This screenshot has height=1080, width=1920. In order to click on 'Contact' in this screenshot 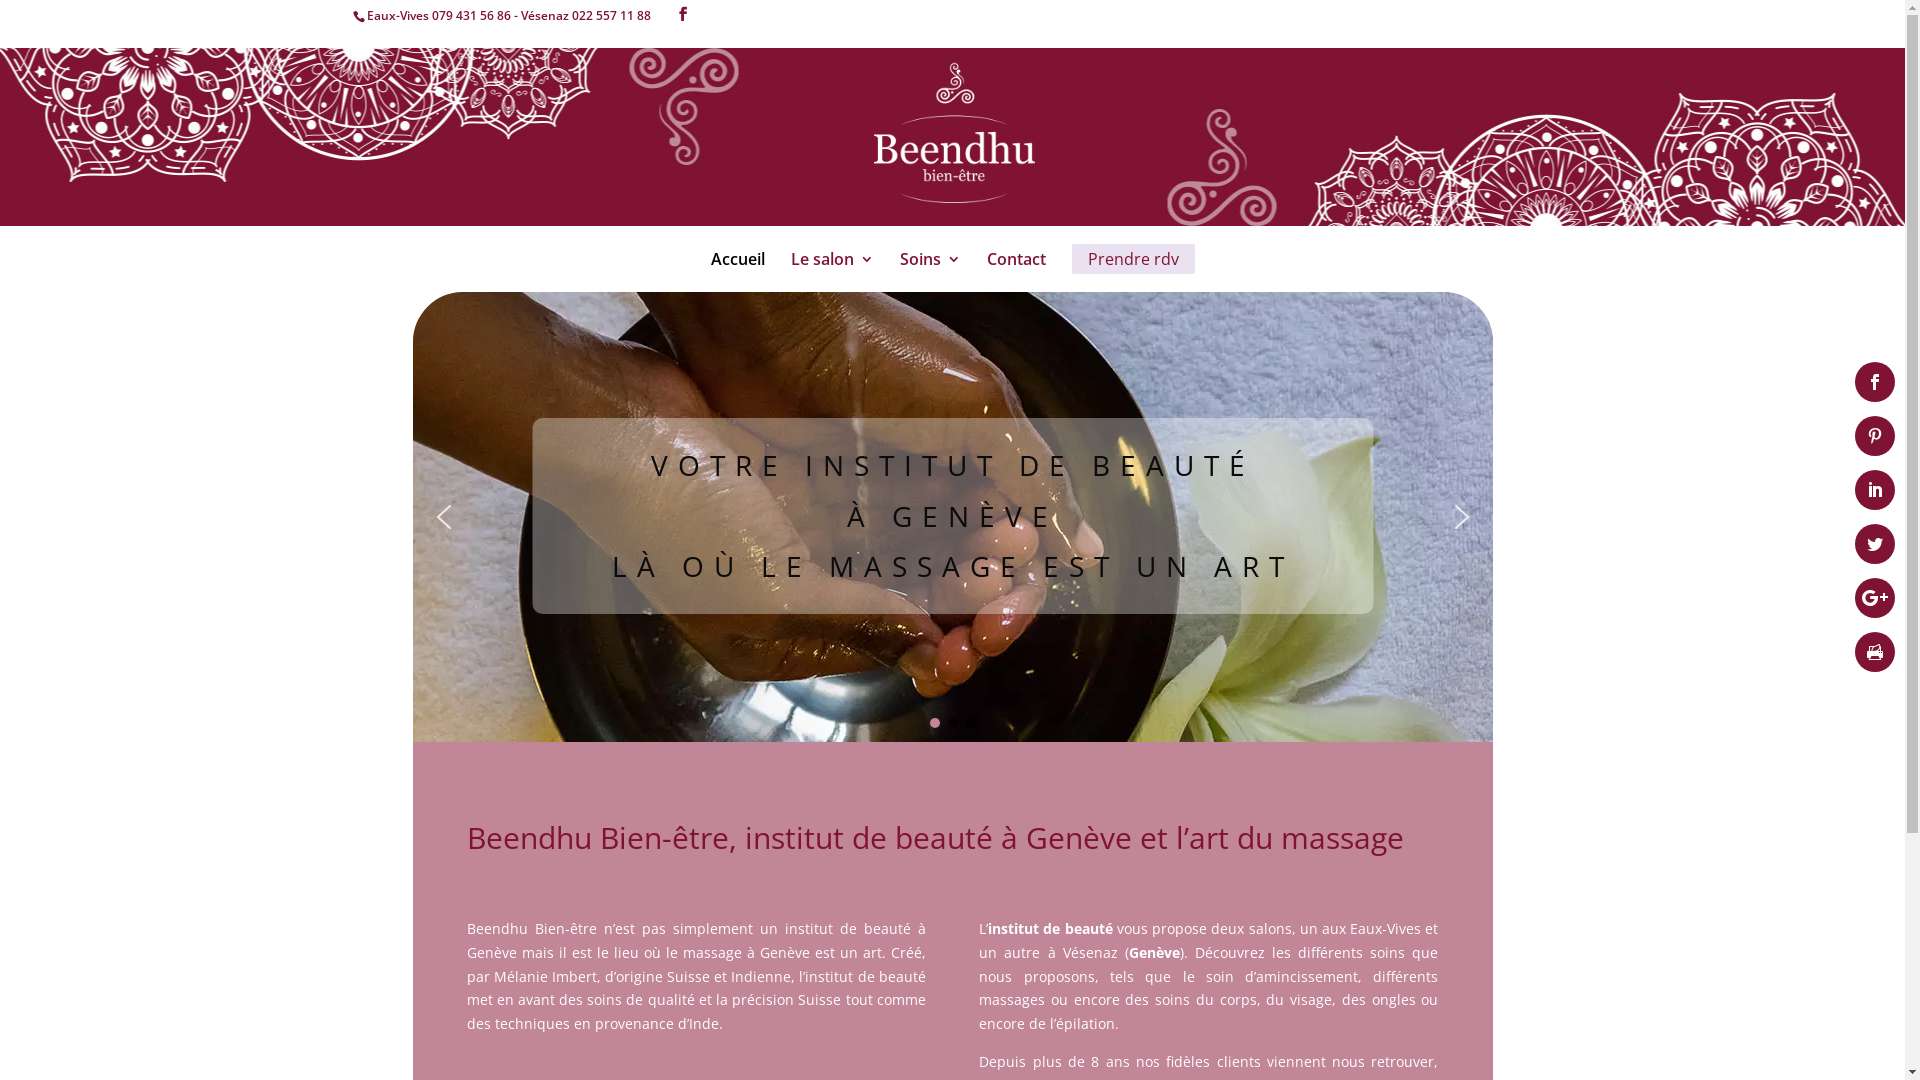, I will do `click(985, 273)`.